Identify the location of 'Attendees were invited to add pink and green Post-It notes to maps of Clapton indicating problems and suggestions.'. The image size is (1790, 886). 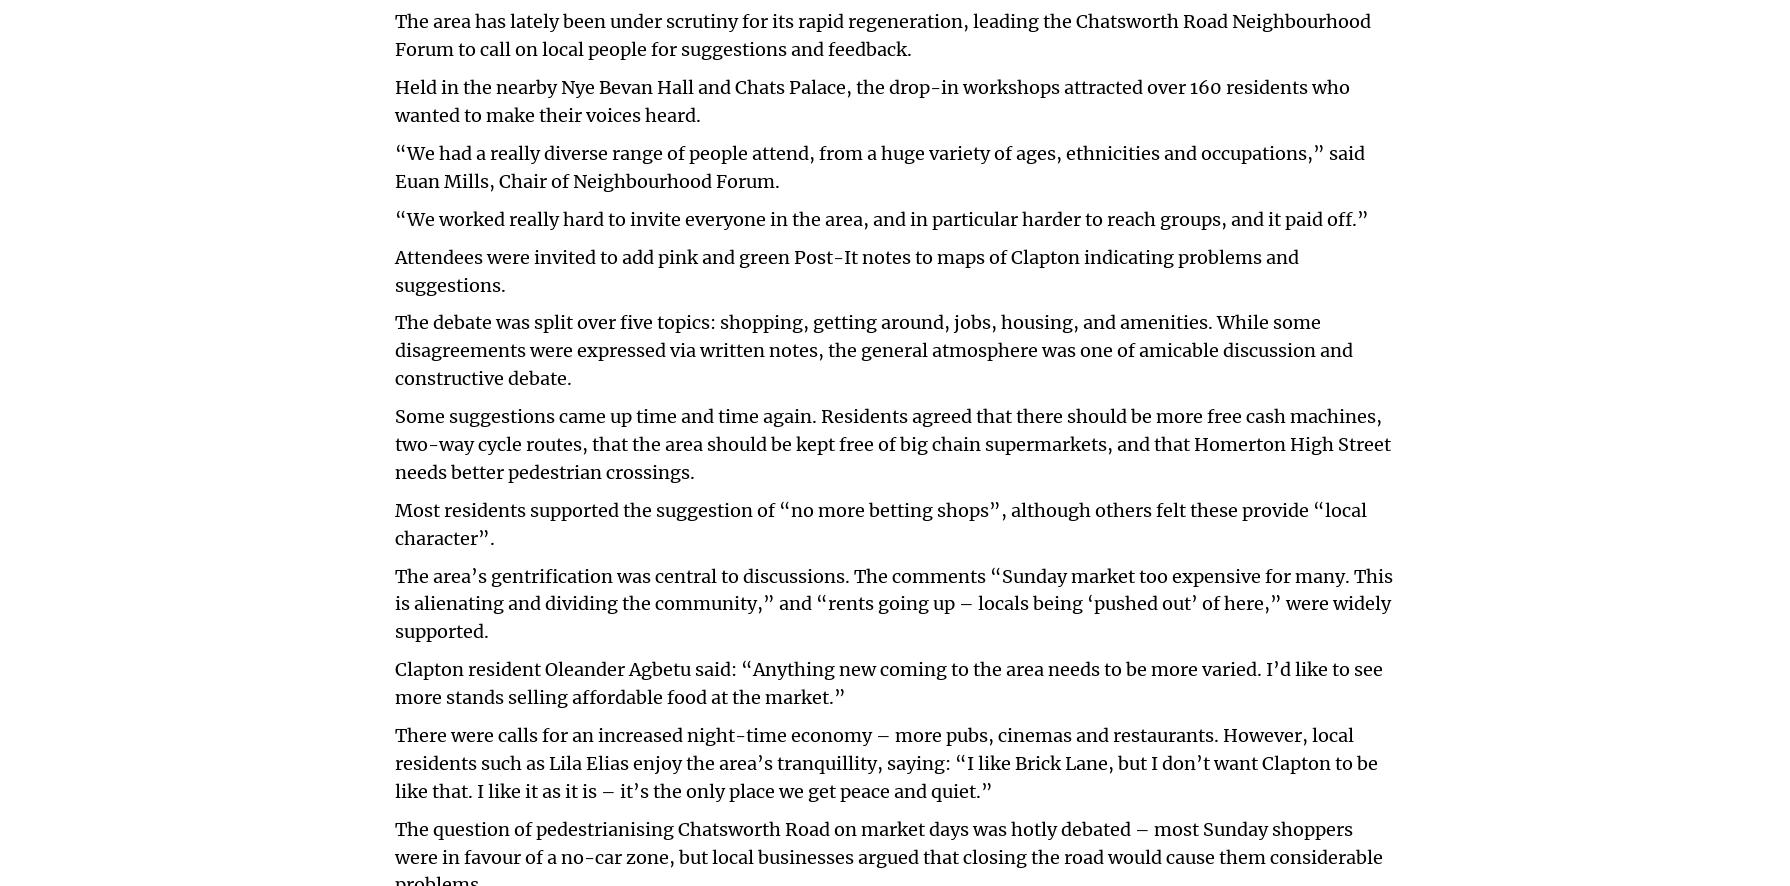
(846, 270).